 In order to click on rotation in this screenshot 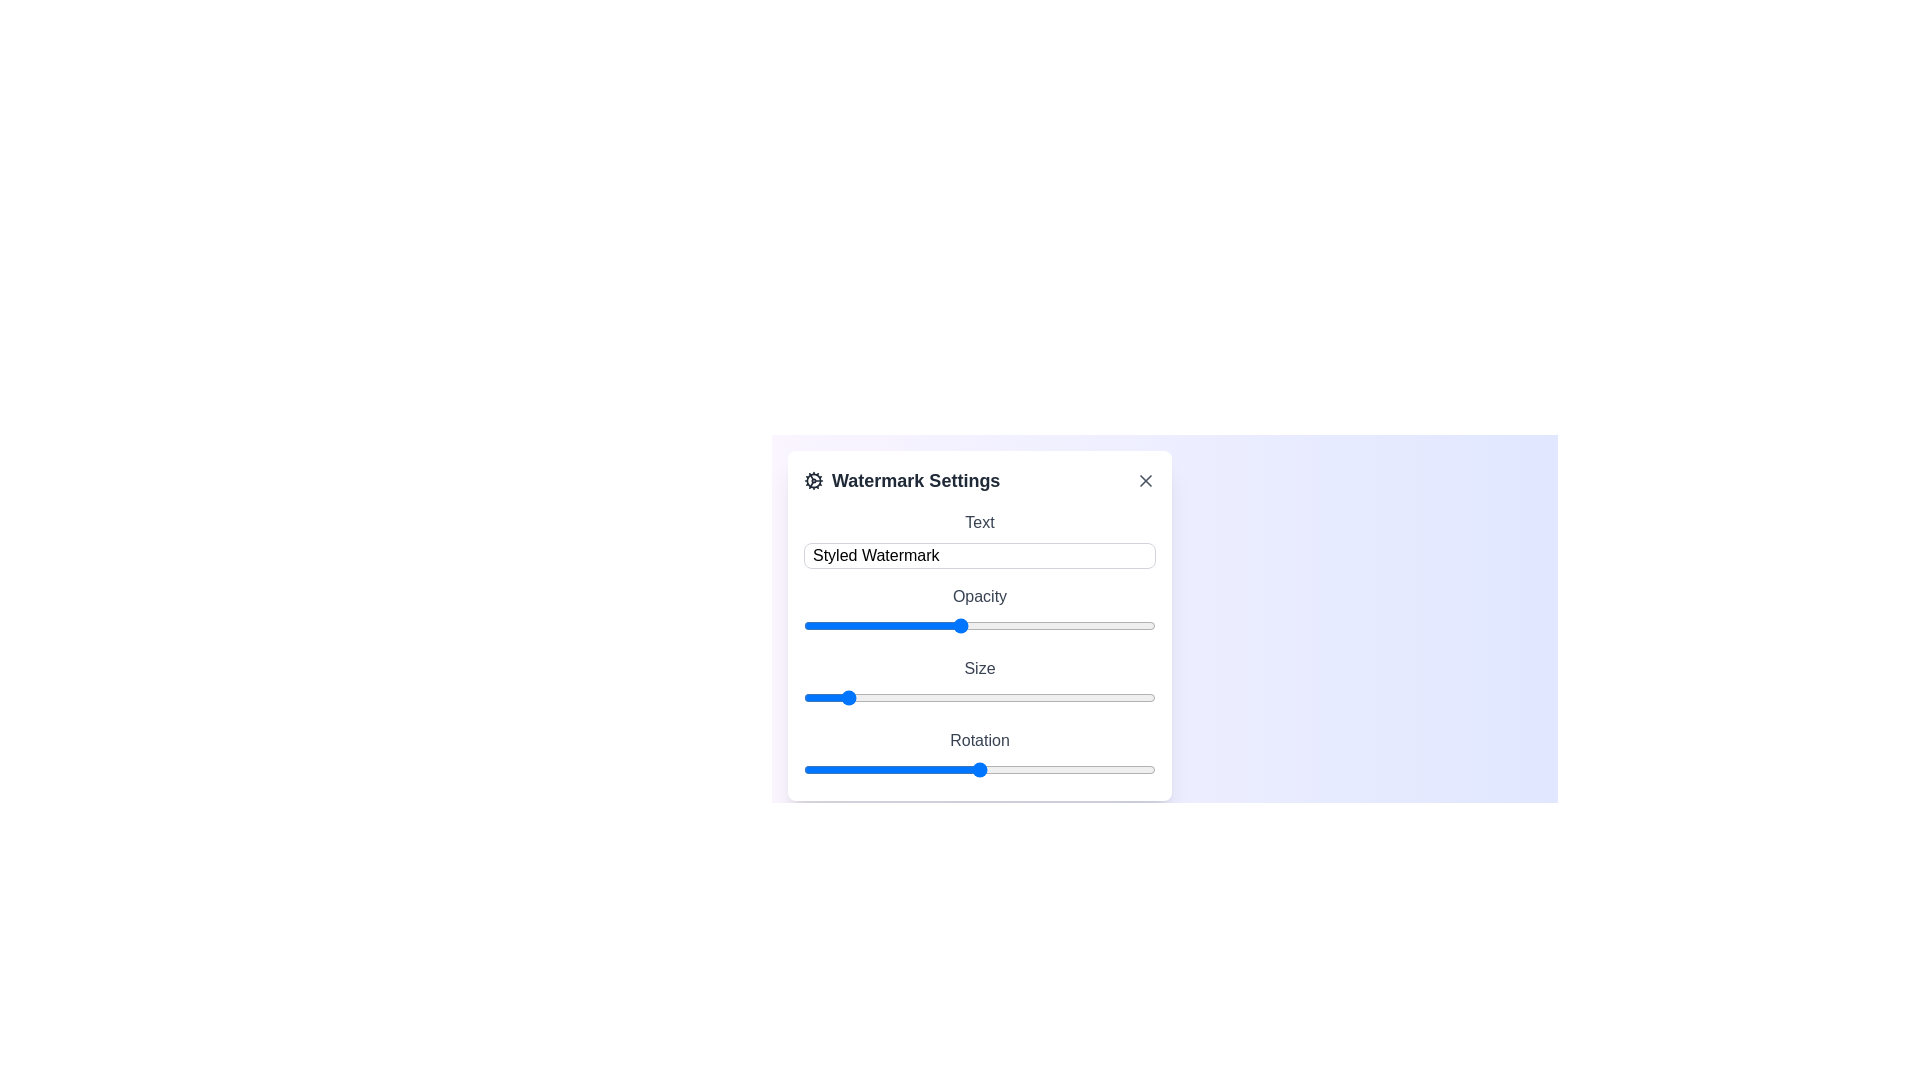, I will do `click(995, 769)`.